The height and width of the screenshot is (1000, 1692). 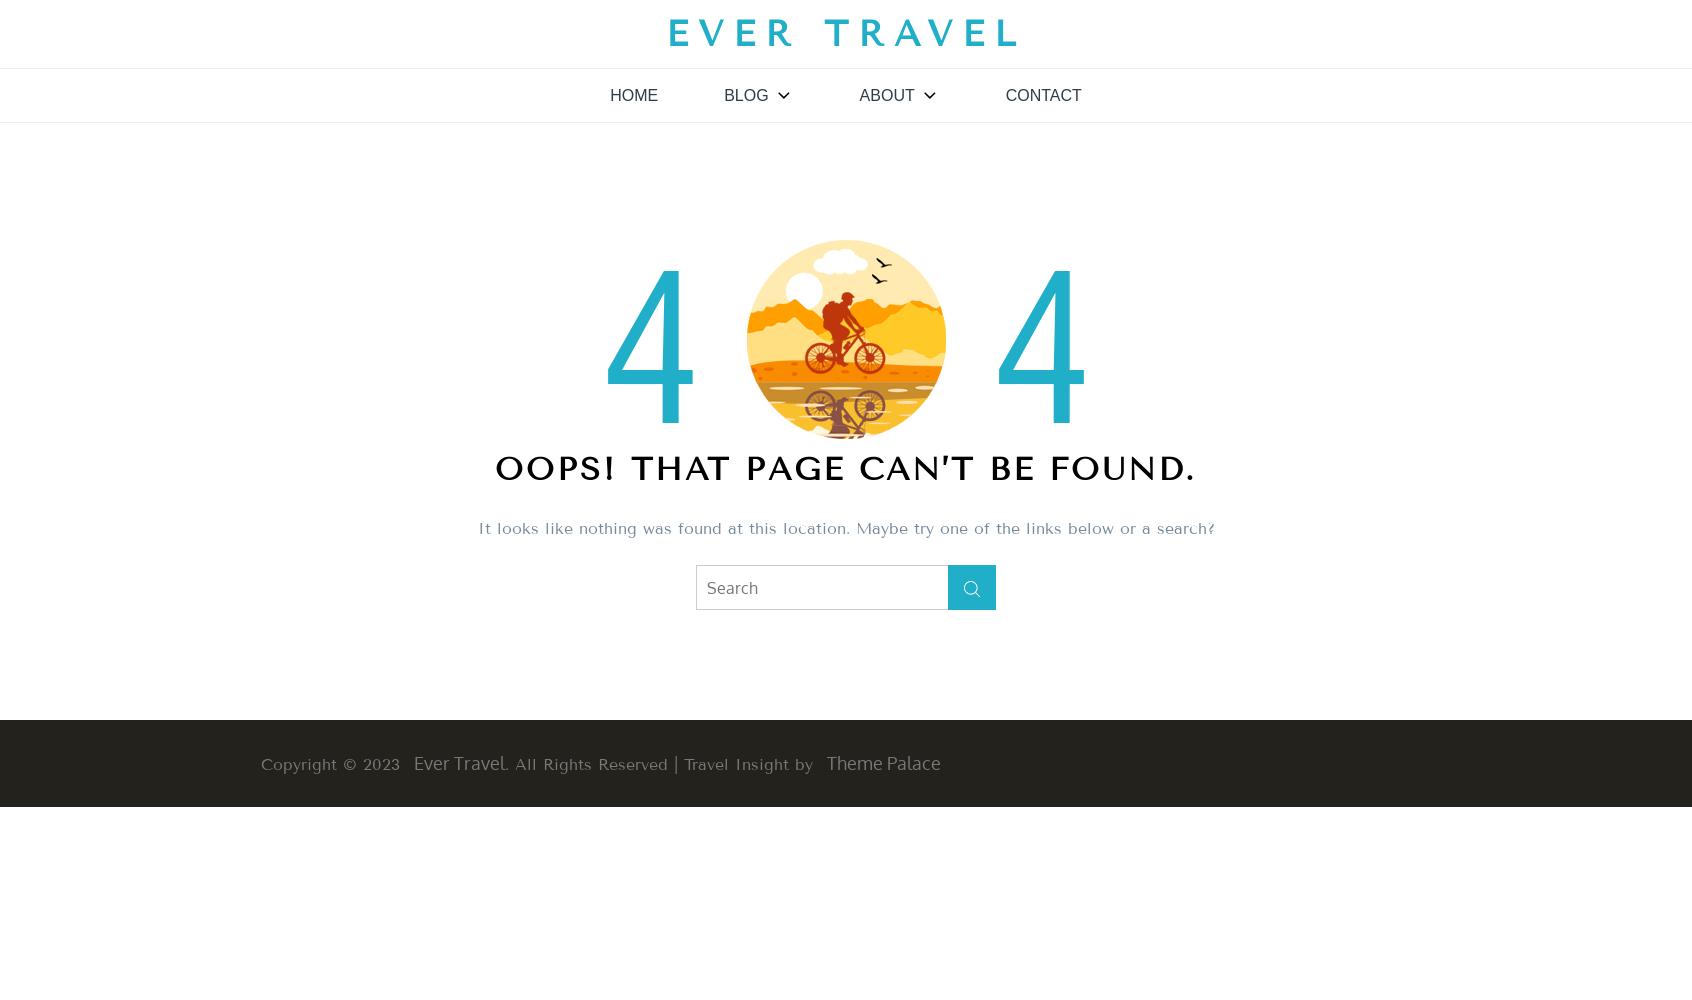 I want to click on 'It looks like nothing was found at this location. Maybe try one of the links below or a search?', so click(x=845, y=528).